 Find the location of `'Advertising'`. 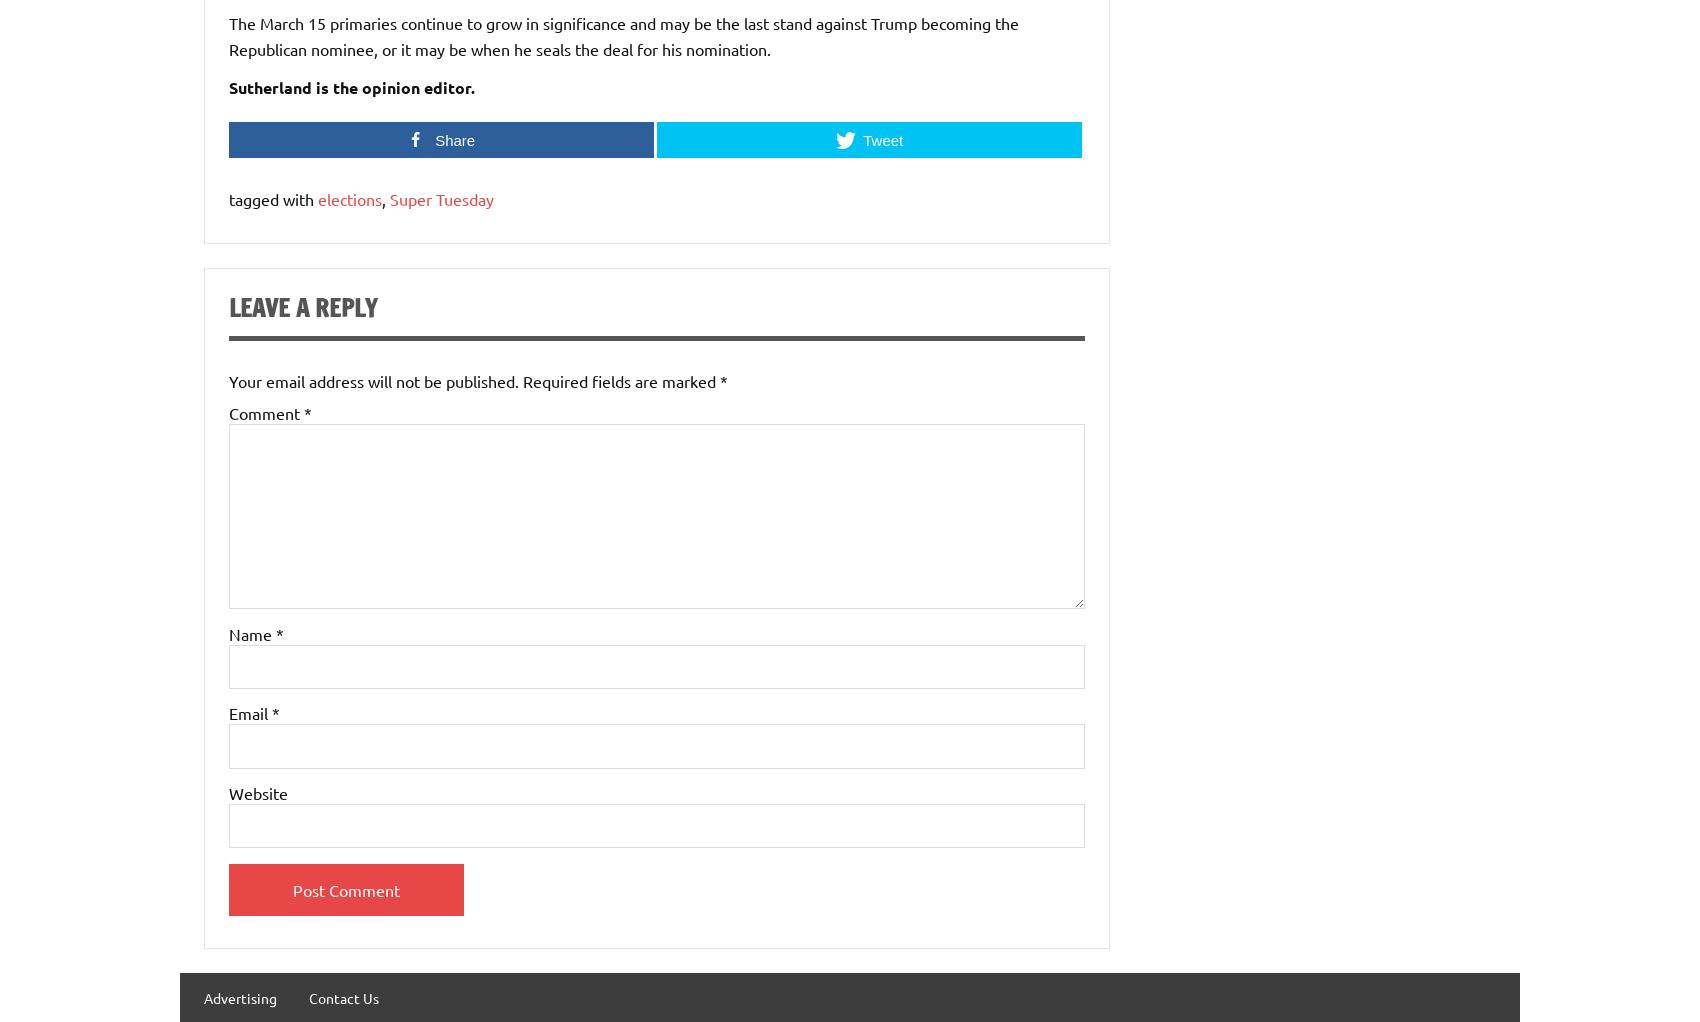

'Advertising' is located at coordinates (240, 997).